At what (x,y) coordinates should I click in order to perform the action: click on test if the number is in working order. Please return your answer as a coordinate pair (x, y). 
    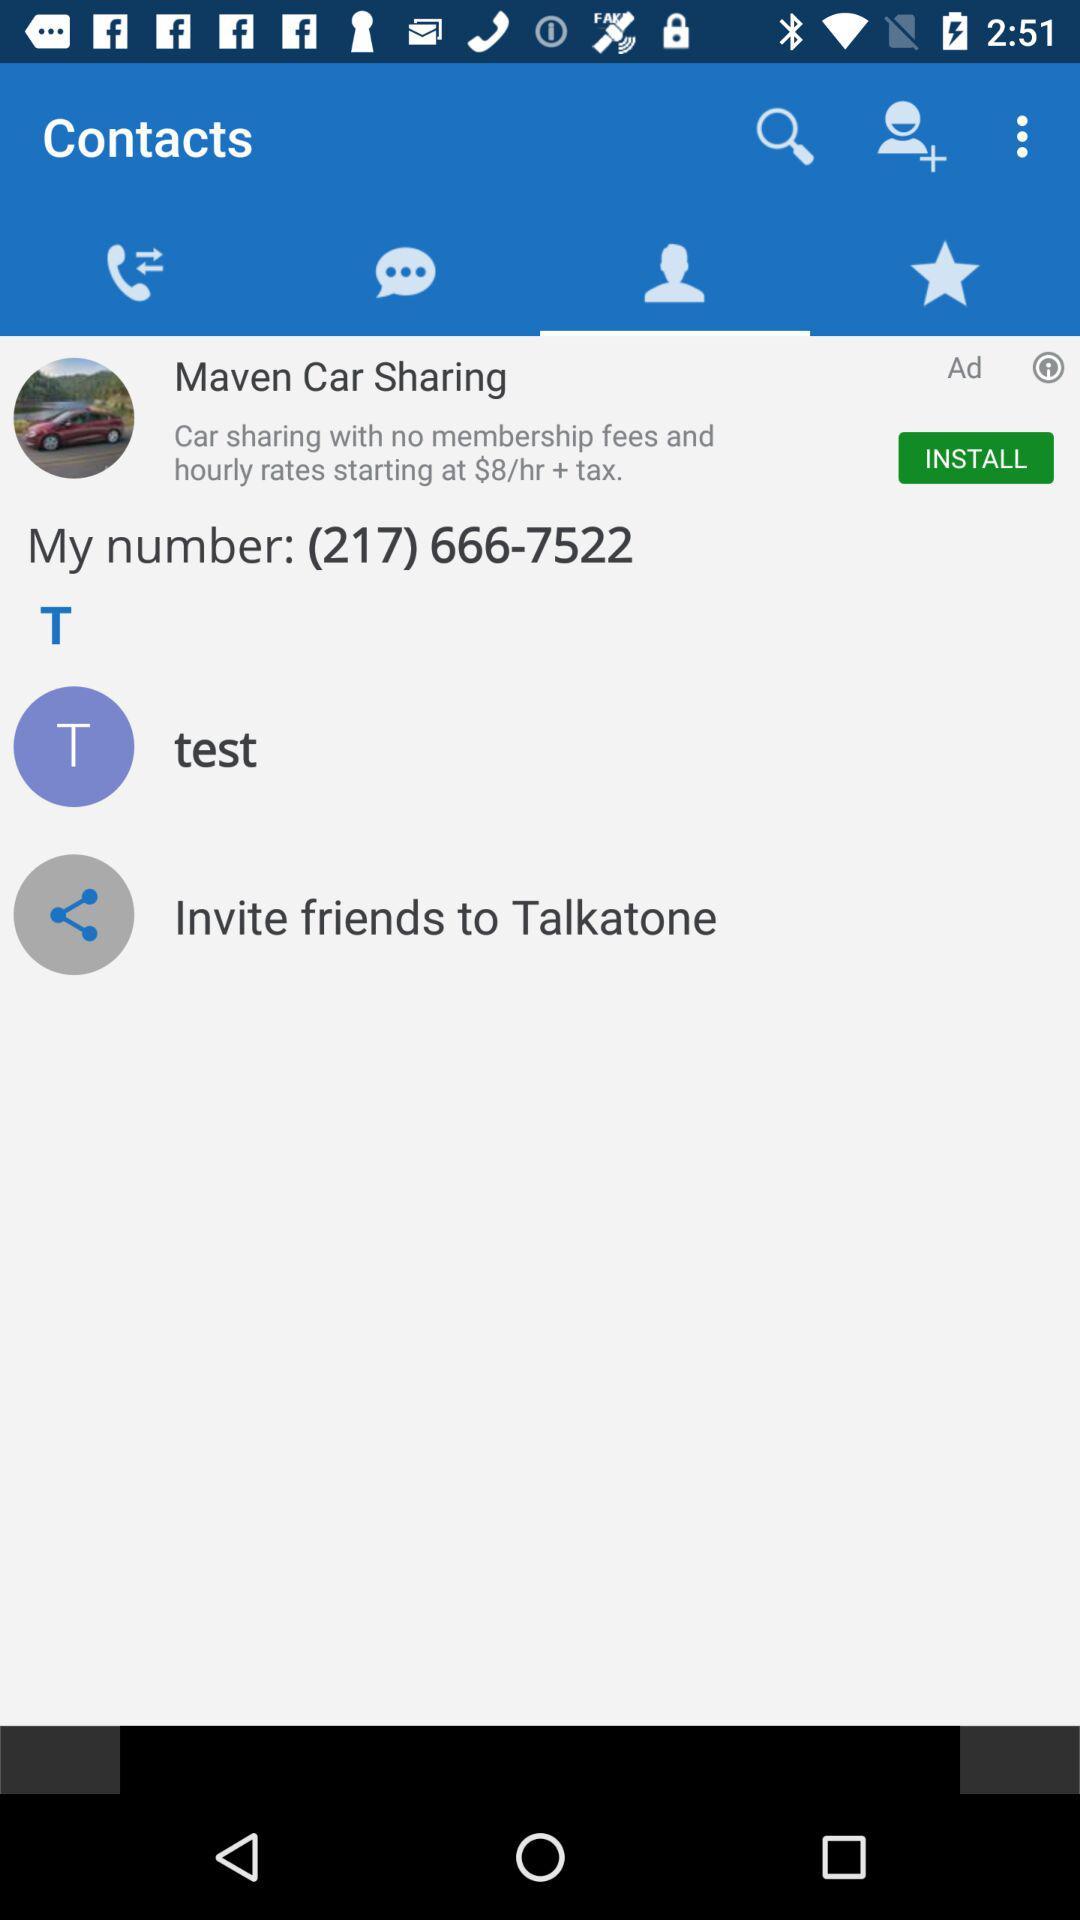
    Looking at the image, I should click on (72, 745).